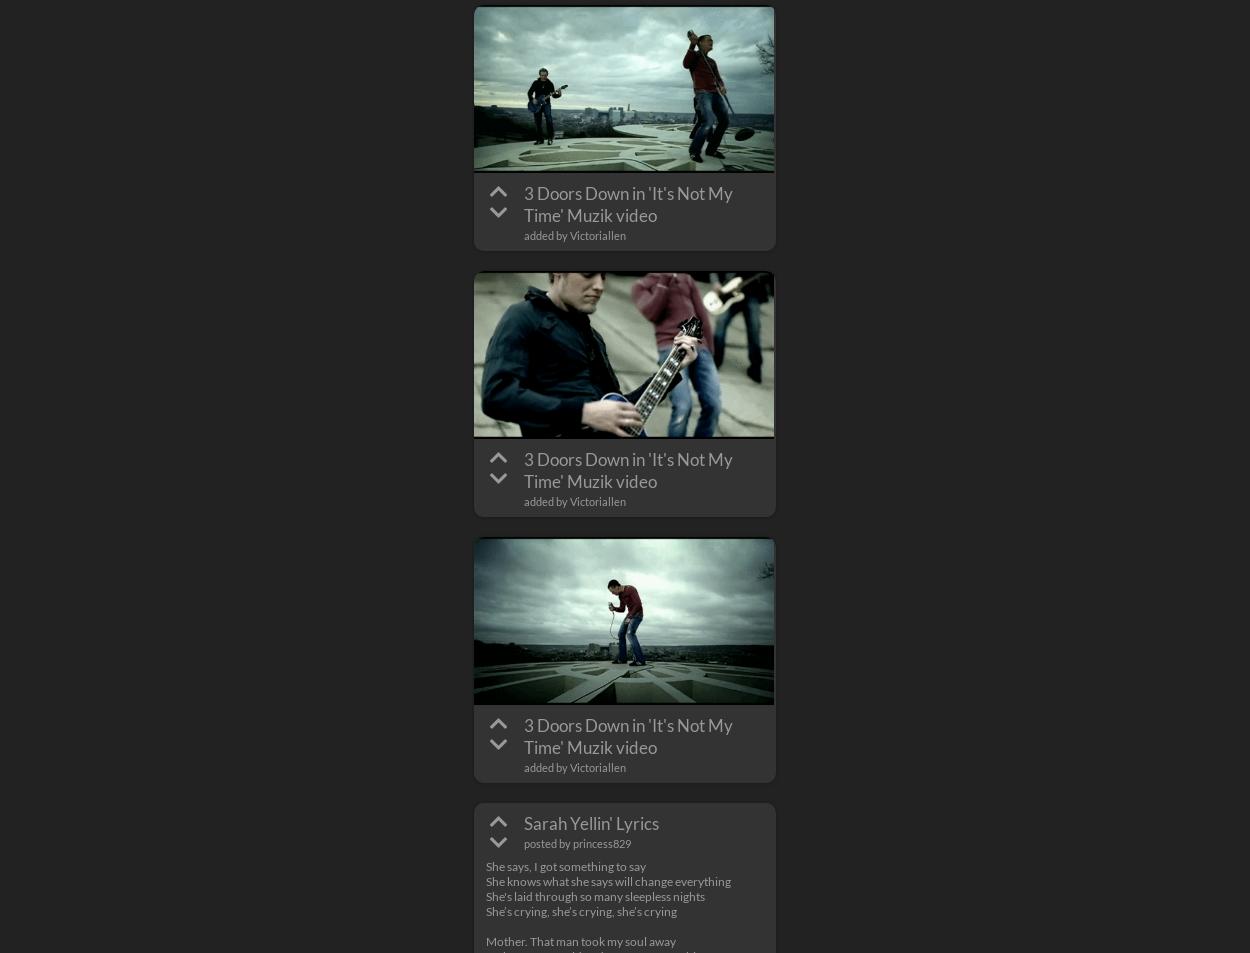  I want to click on 'posted by', so click(548, 843).